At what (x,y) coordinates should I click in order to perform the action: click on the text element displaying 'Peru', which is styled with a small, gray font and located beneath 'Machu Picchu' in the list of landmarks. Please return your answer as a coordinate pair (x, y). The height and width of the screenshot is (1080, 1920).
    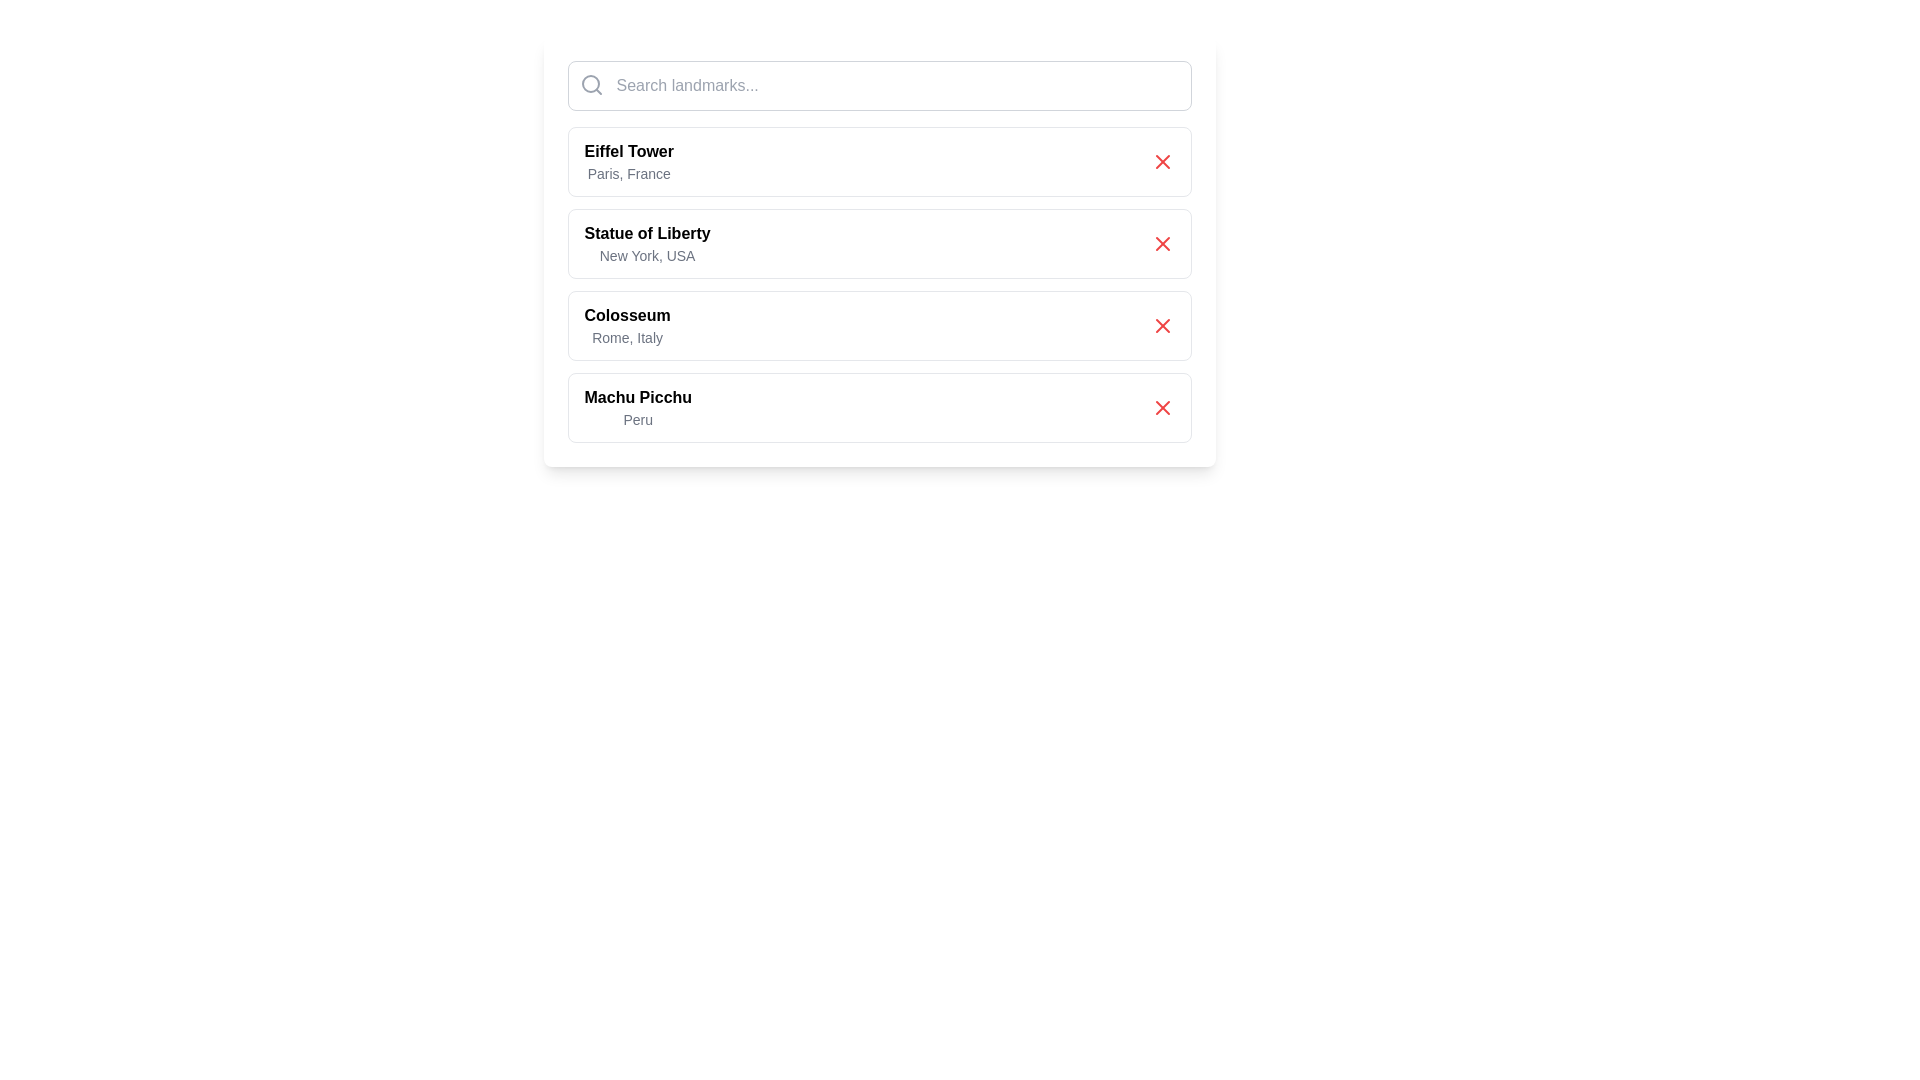
    Looking at the image, I should click on (637, 419).